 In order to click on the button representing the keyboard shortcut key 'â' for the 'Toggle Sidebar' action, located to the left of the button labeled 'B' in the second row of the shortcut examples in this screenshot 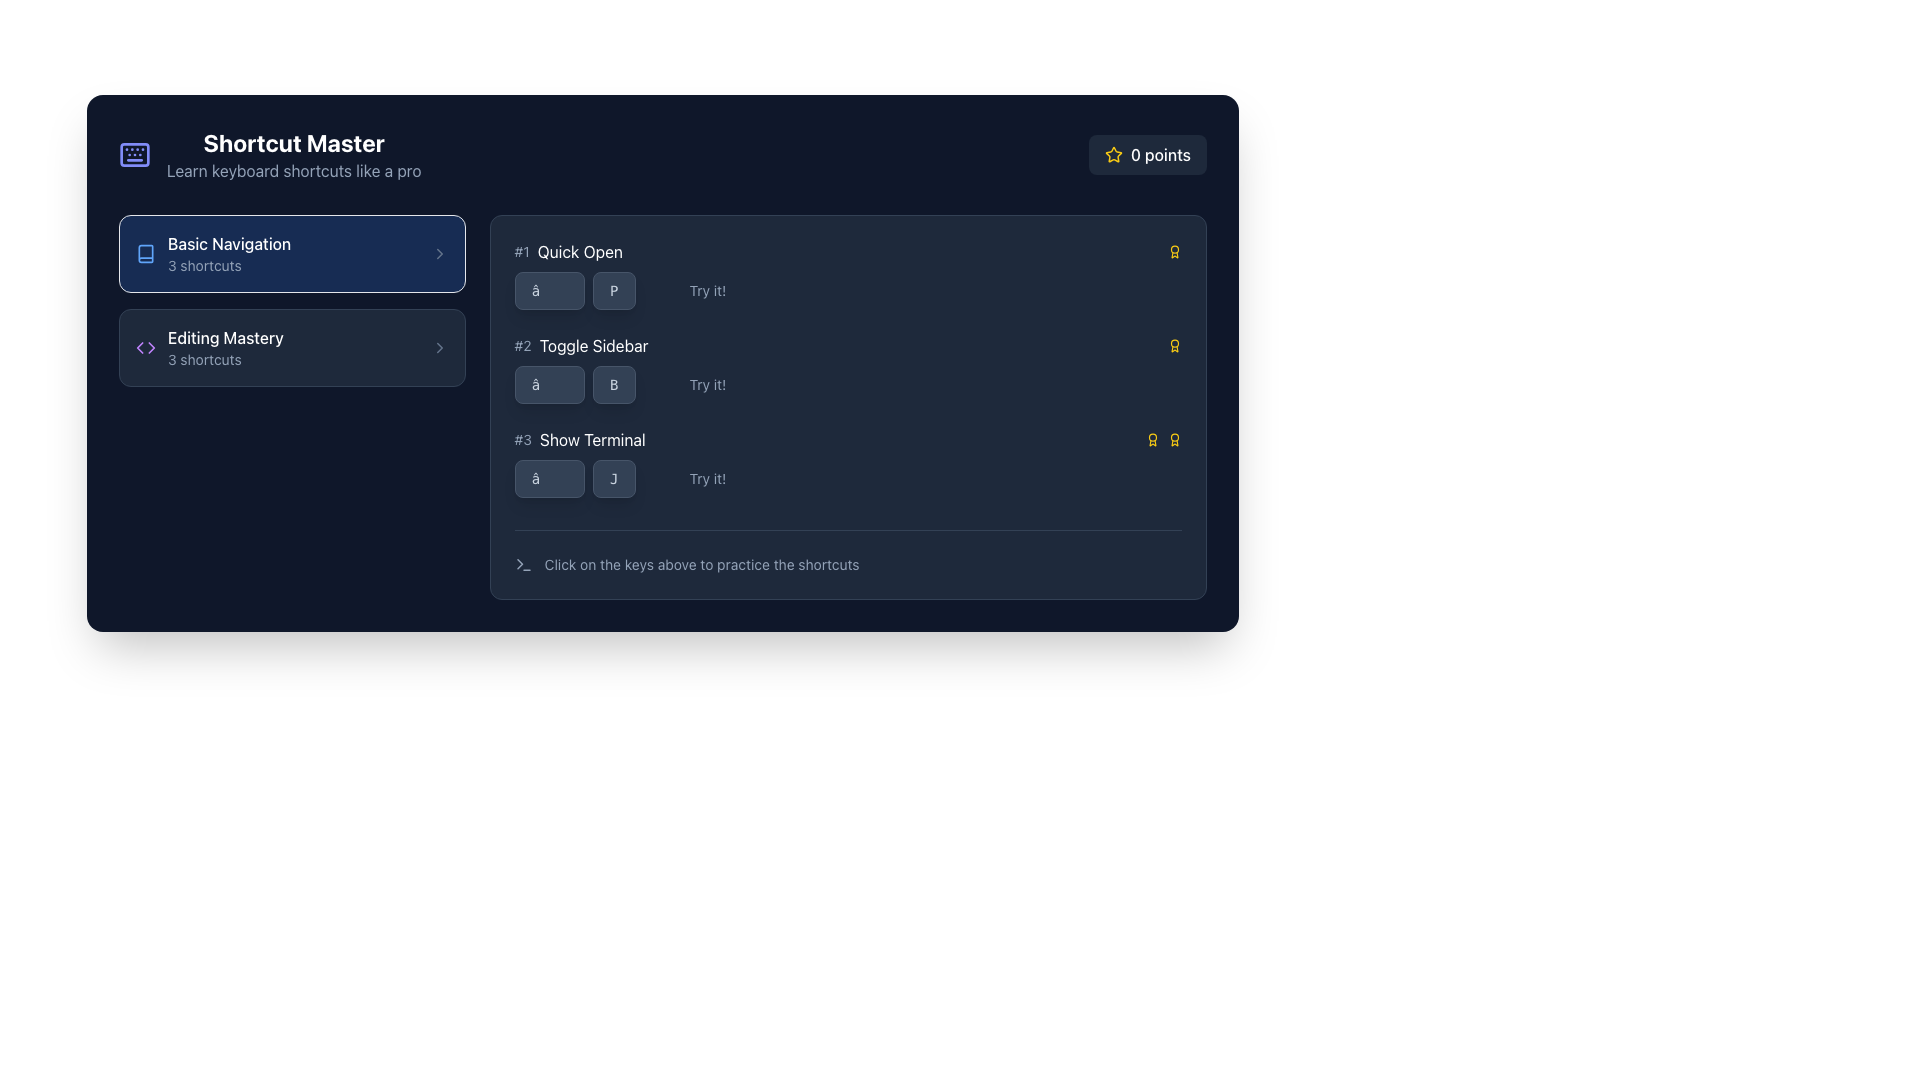, I will do `click(549, 385)`.